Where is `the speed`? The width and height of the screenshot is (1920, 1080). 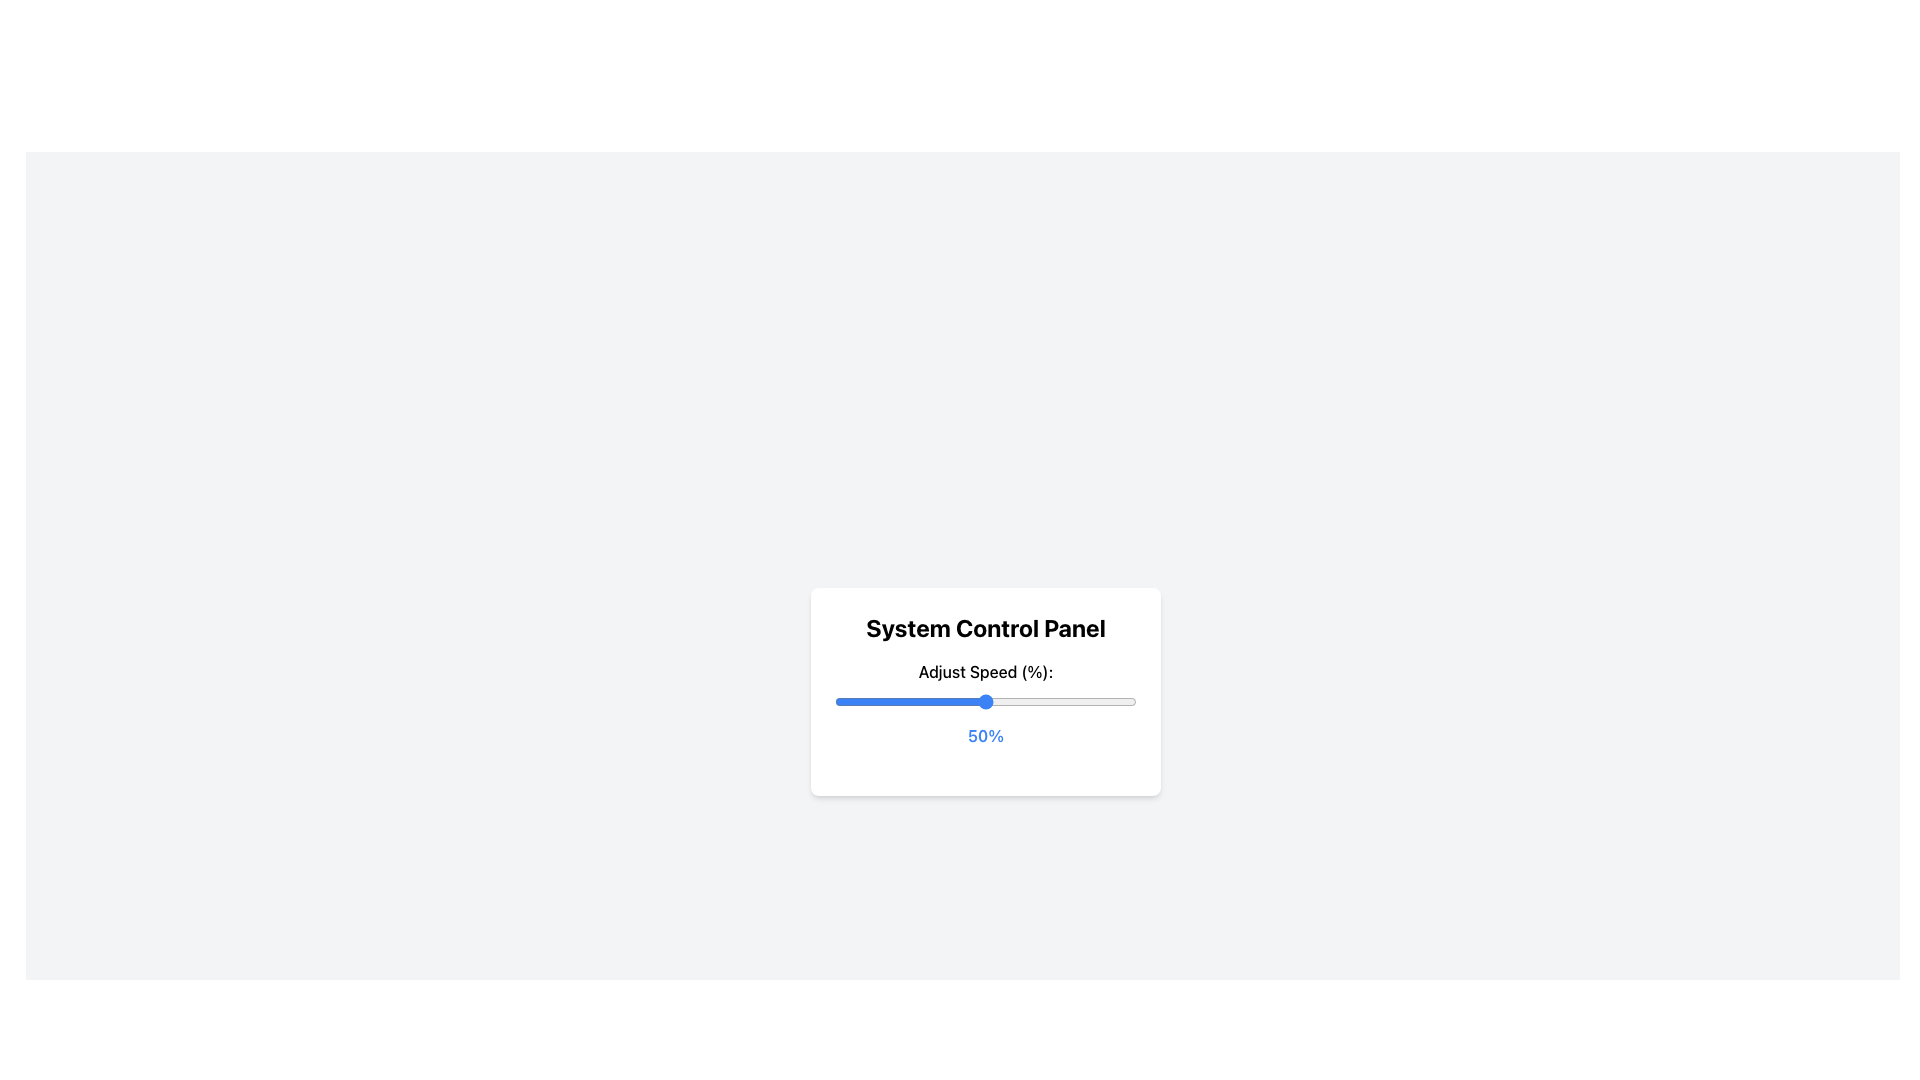
the speed is located at coordinates (1093, 701).